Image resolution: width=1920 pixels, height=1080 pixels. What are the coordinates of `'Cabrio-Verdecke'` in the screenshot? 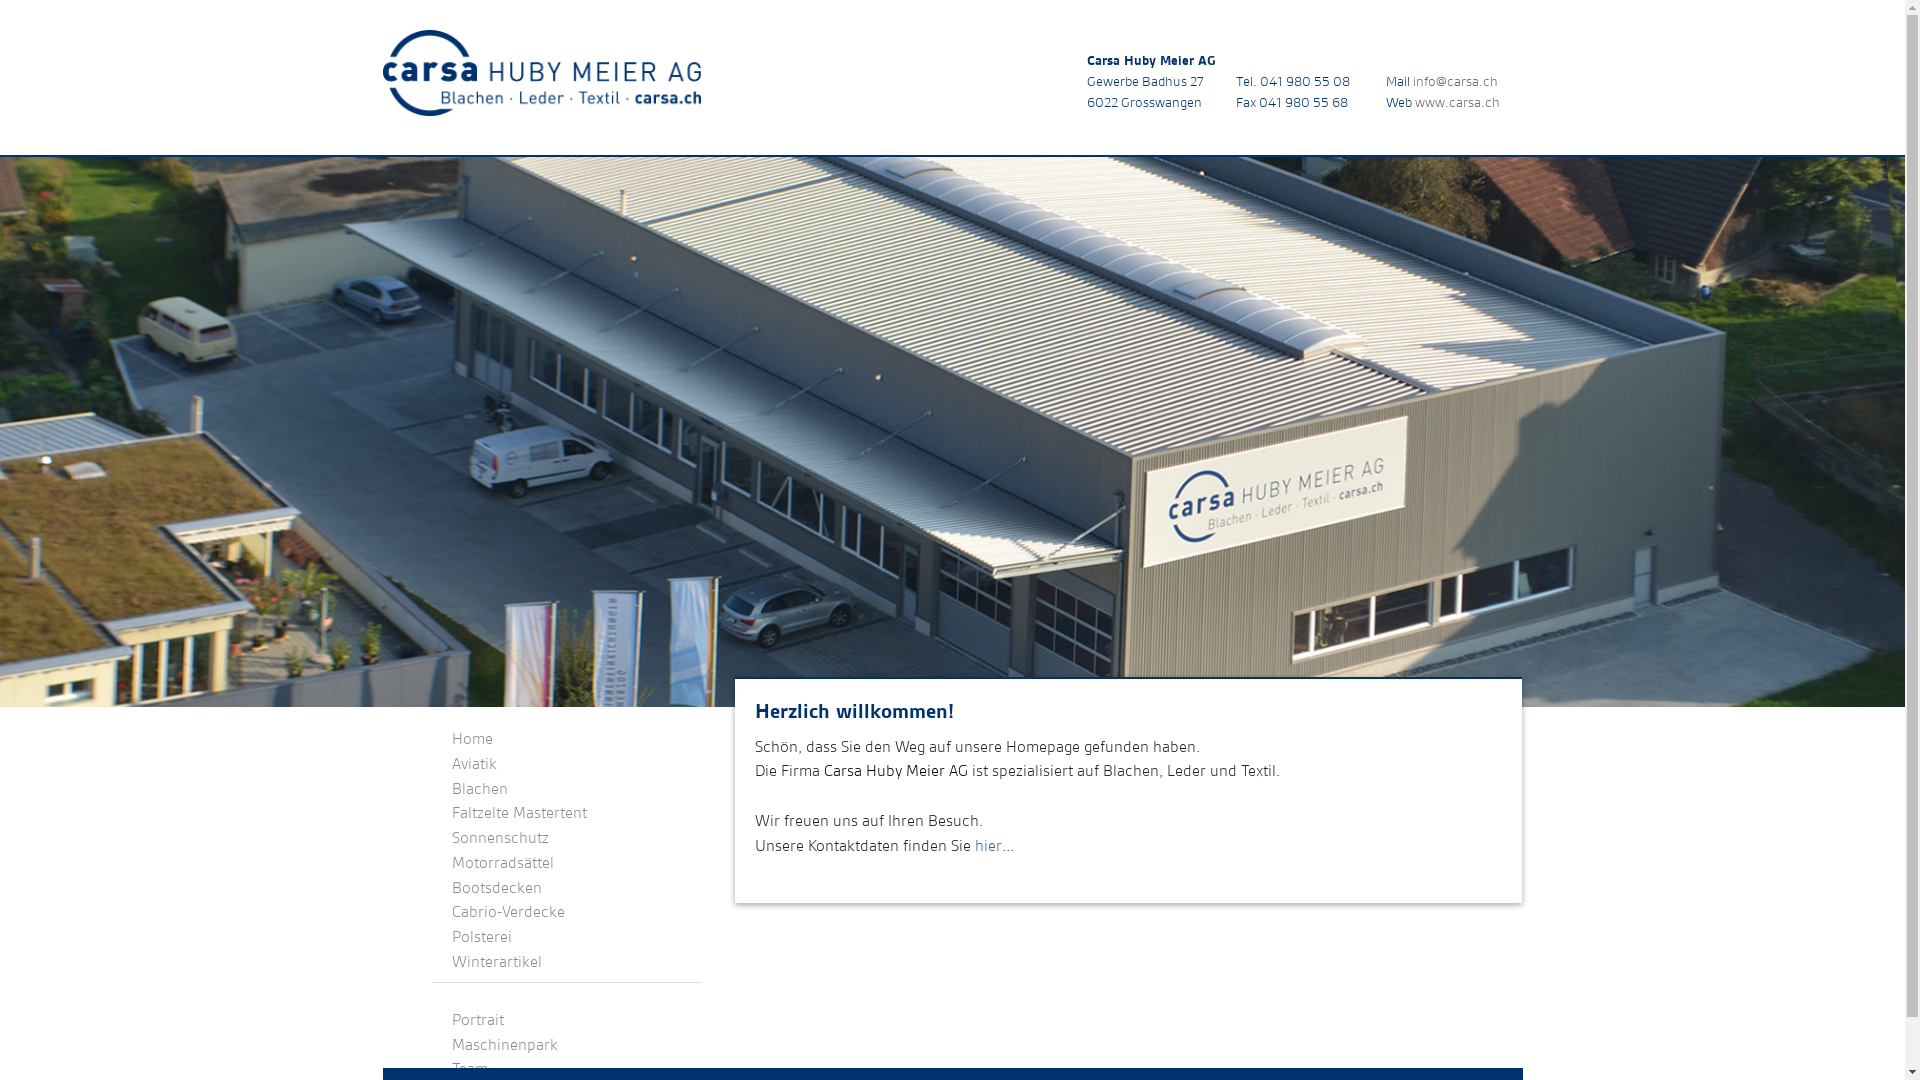 It's located at (508, 911).